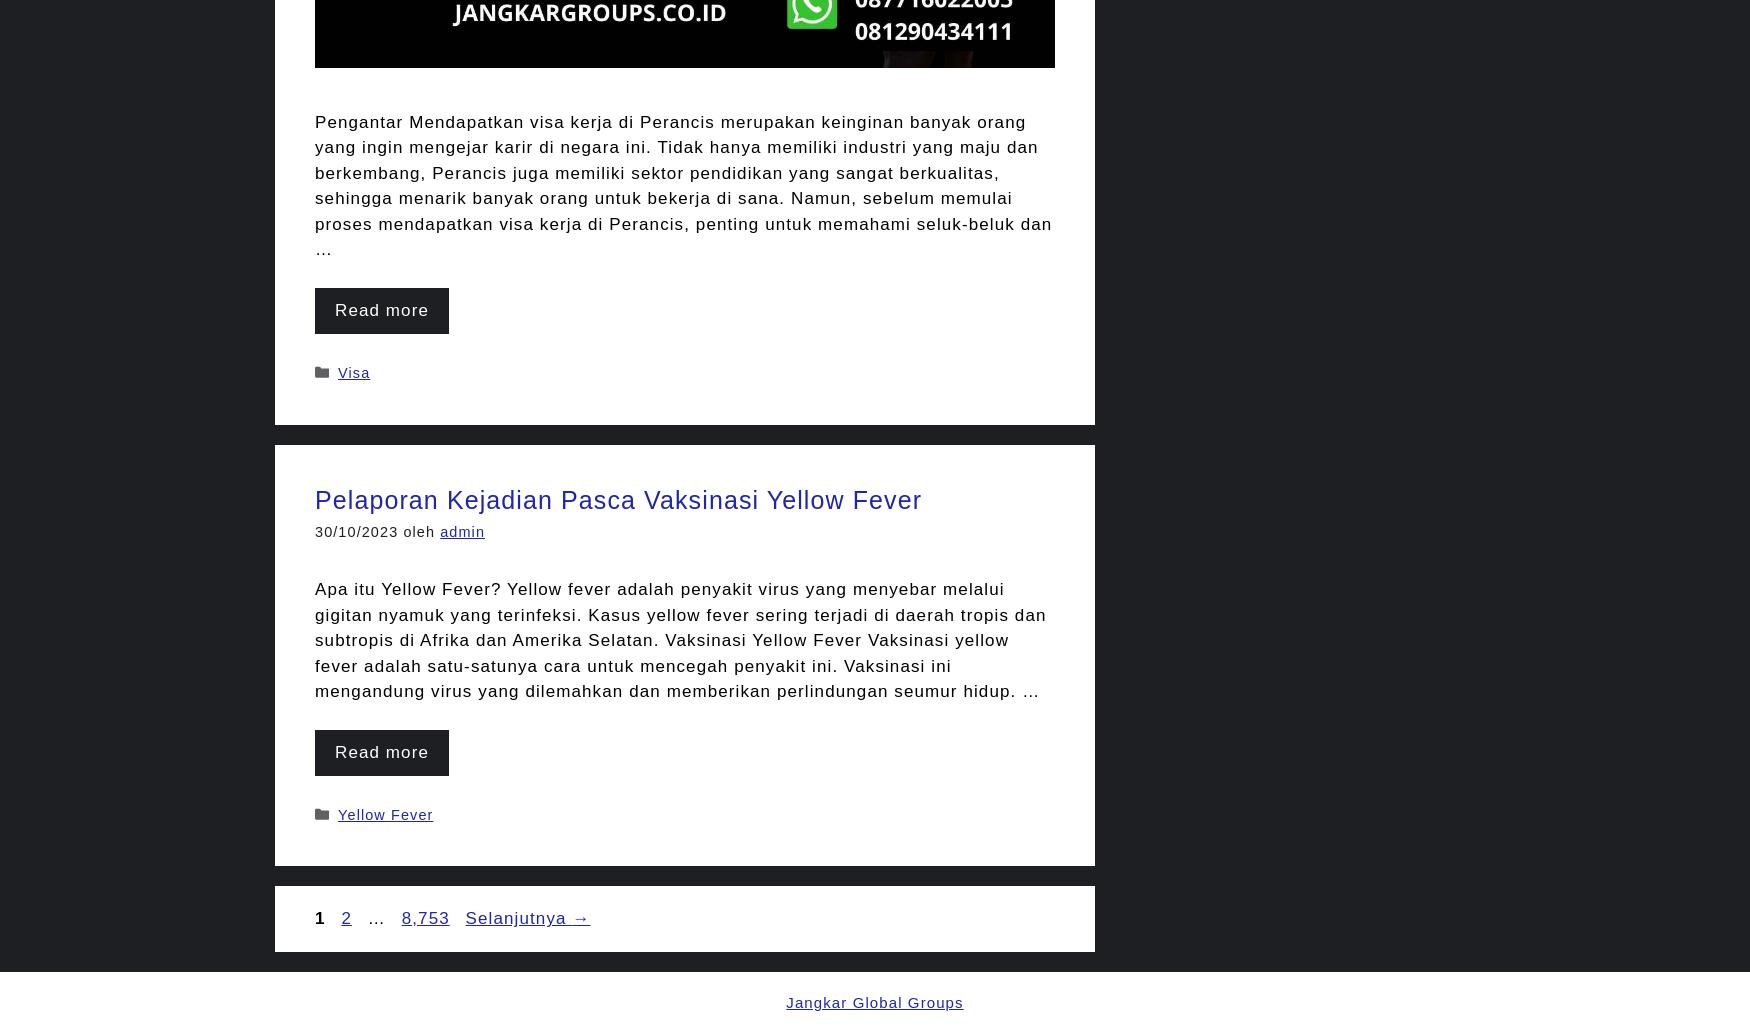  Describe the element at coordinates (341, 918) in the screenshot. I see `'2'` at that location.